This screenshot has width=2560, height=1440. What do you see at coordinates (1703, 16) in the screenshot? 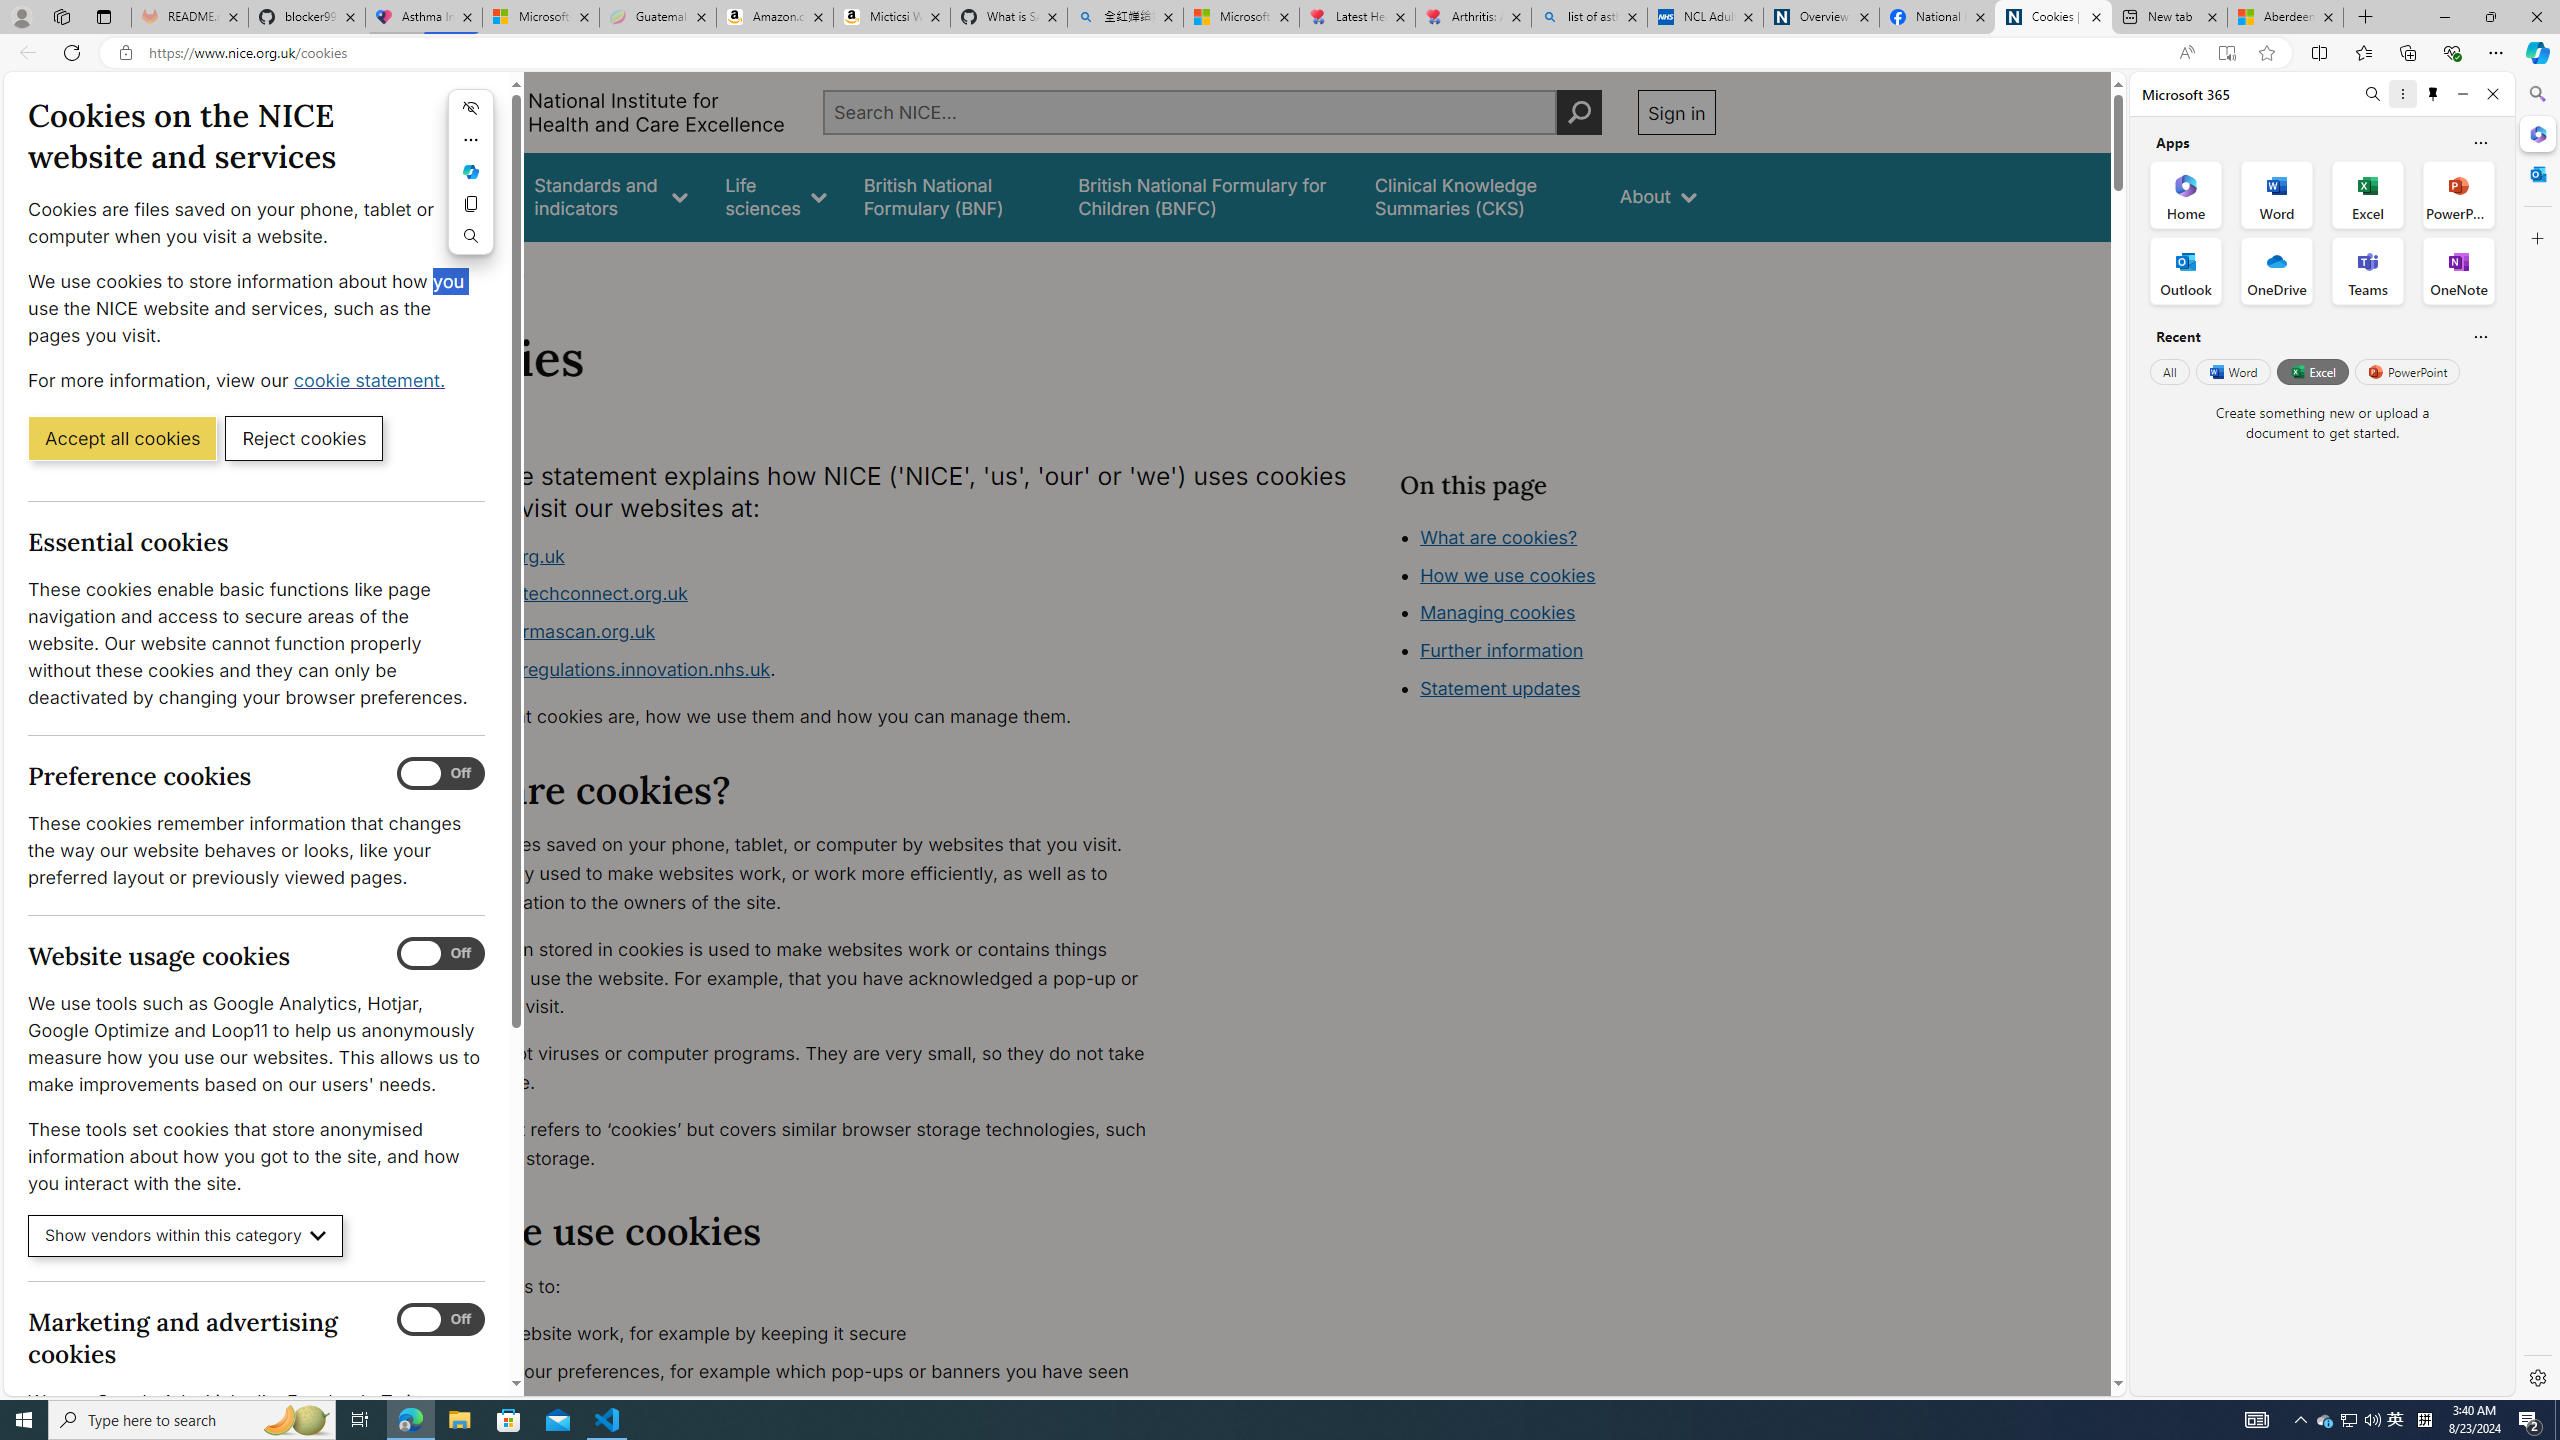
I see `'NCL Adult Asthma Inhaler Choice Guideline'` at bounding box center [1703, 16].